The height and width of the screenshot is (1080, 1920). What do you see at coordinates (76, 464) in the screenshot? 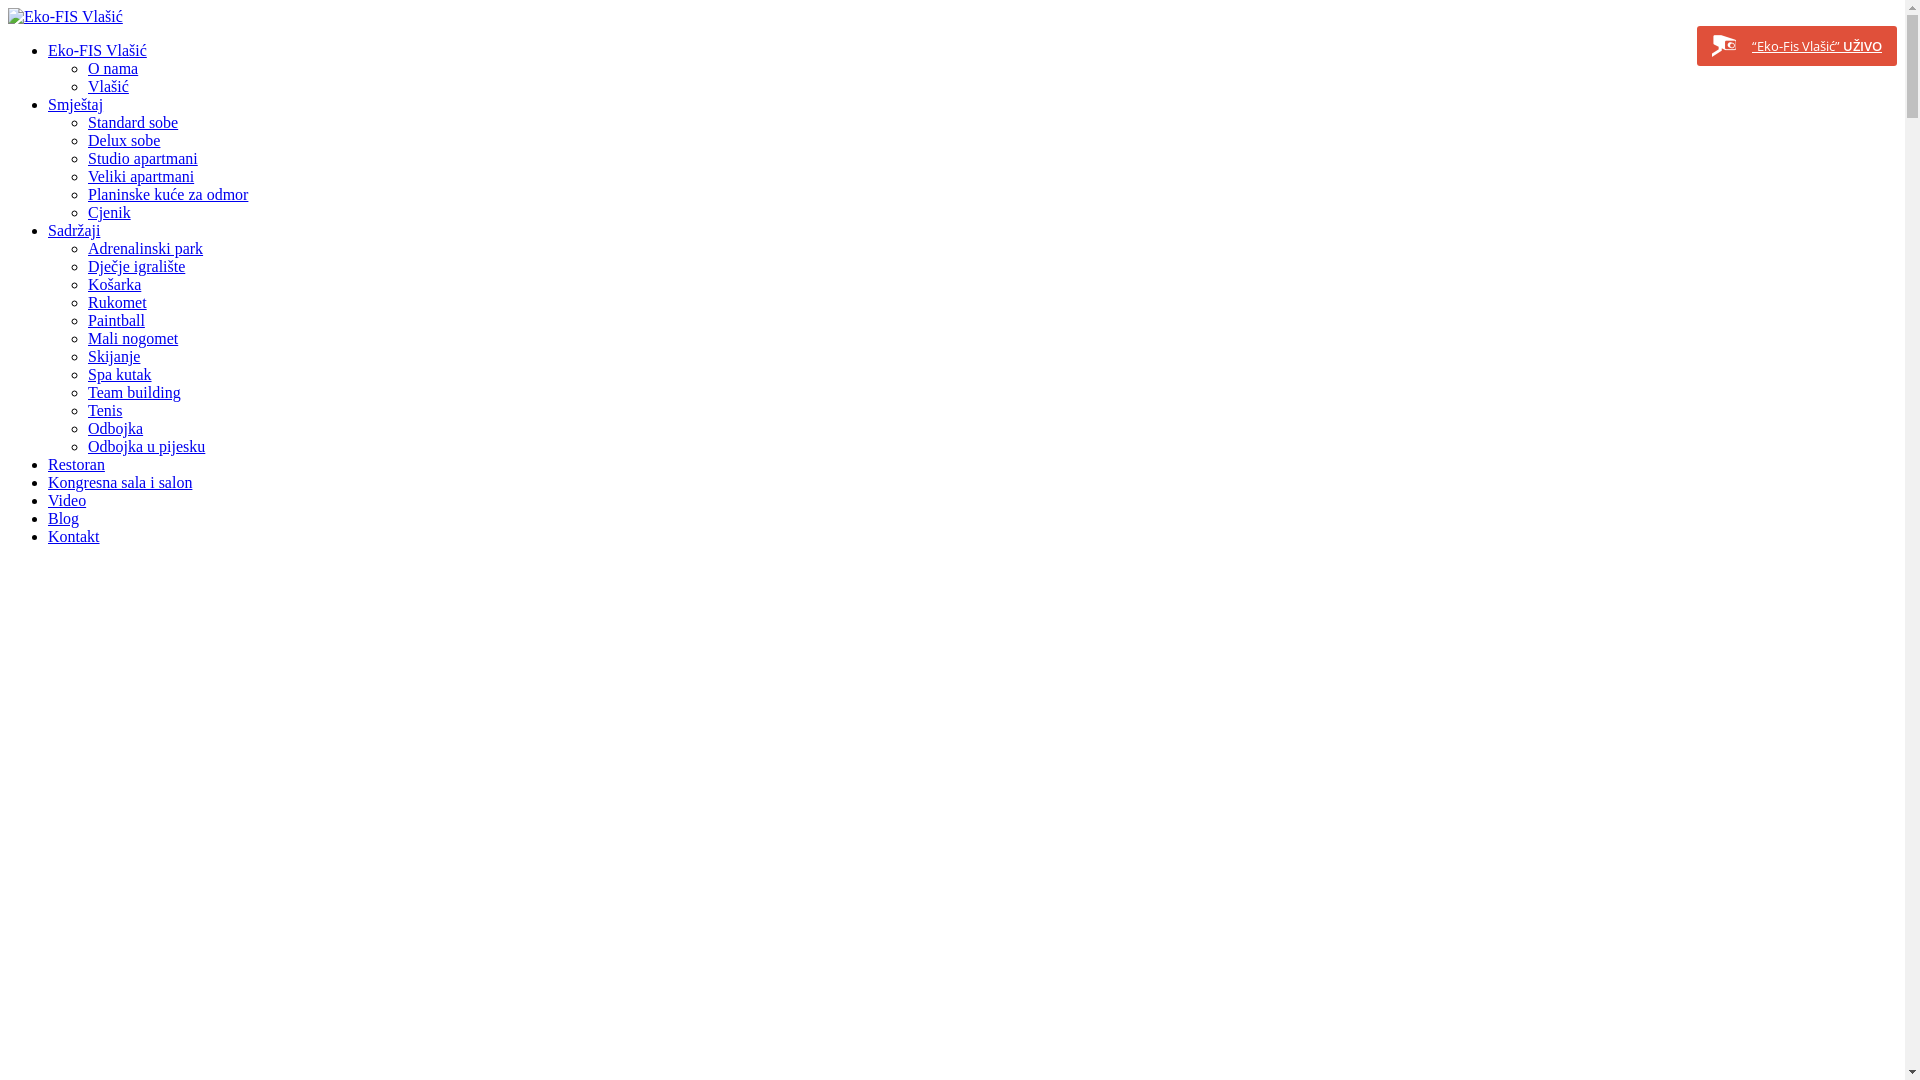
I see `'Restoran'` at bounding box center [76, 464].